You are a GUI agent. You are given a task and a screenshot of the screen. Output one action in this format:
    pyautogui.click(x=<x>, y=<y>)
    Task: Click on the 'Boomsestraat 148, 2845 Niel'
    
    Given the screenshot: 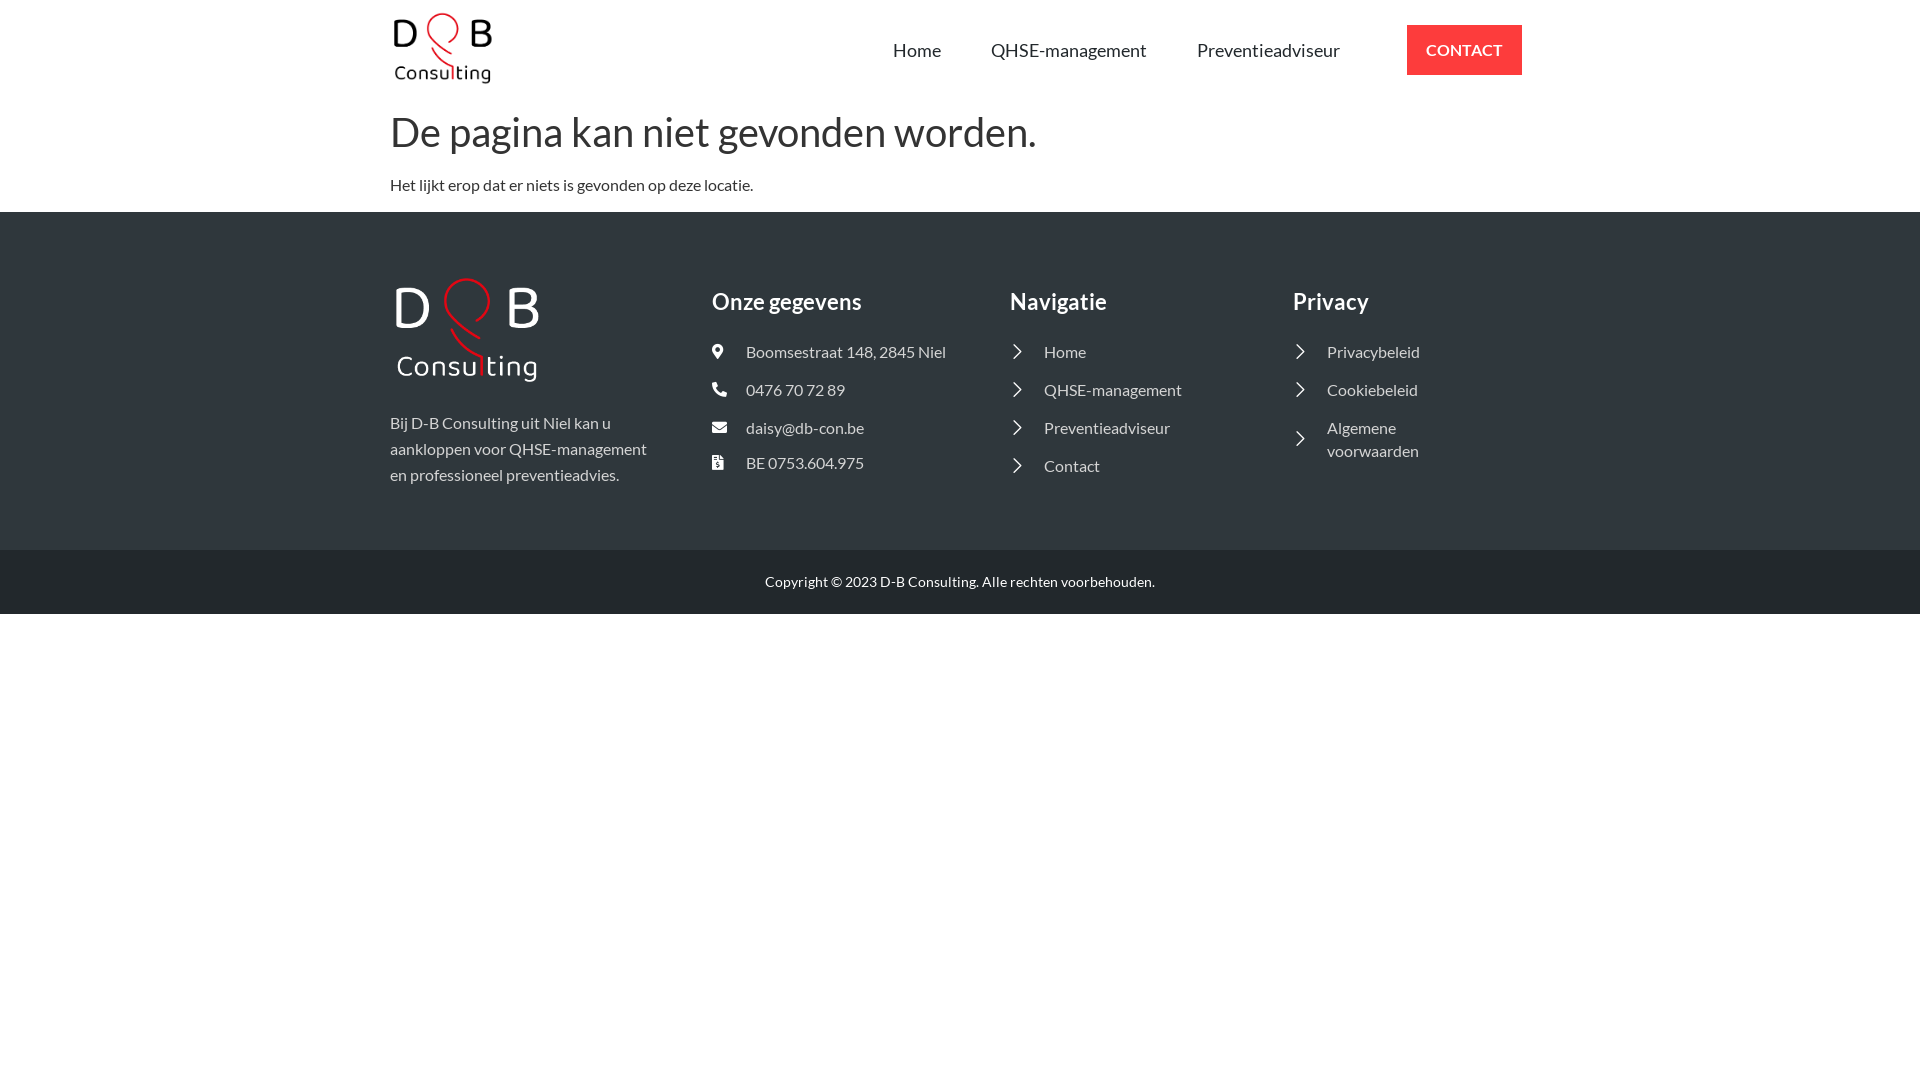 What is the action you would take?
    pyautogui.click(x=833, y=350)
    